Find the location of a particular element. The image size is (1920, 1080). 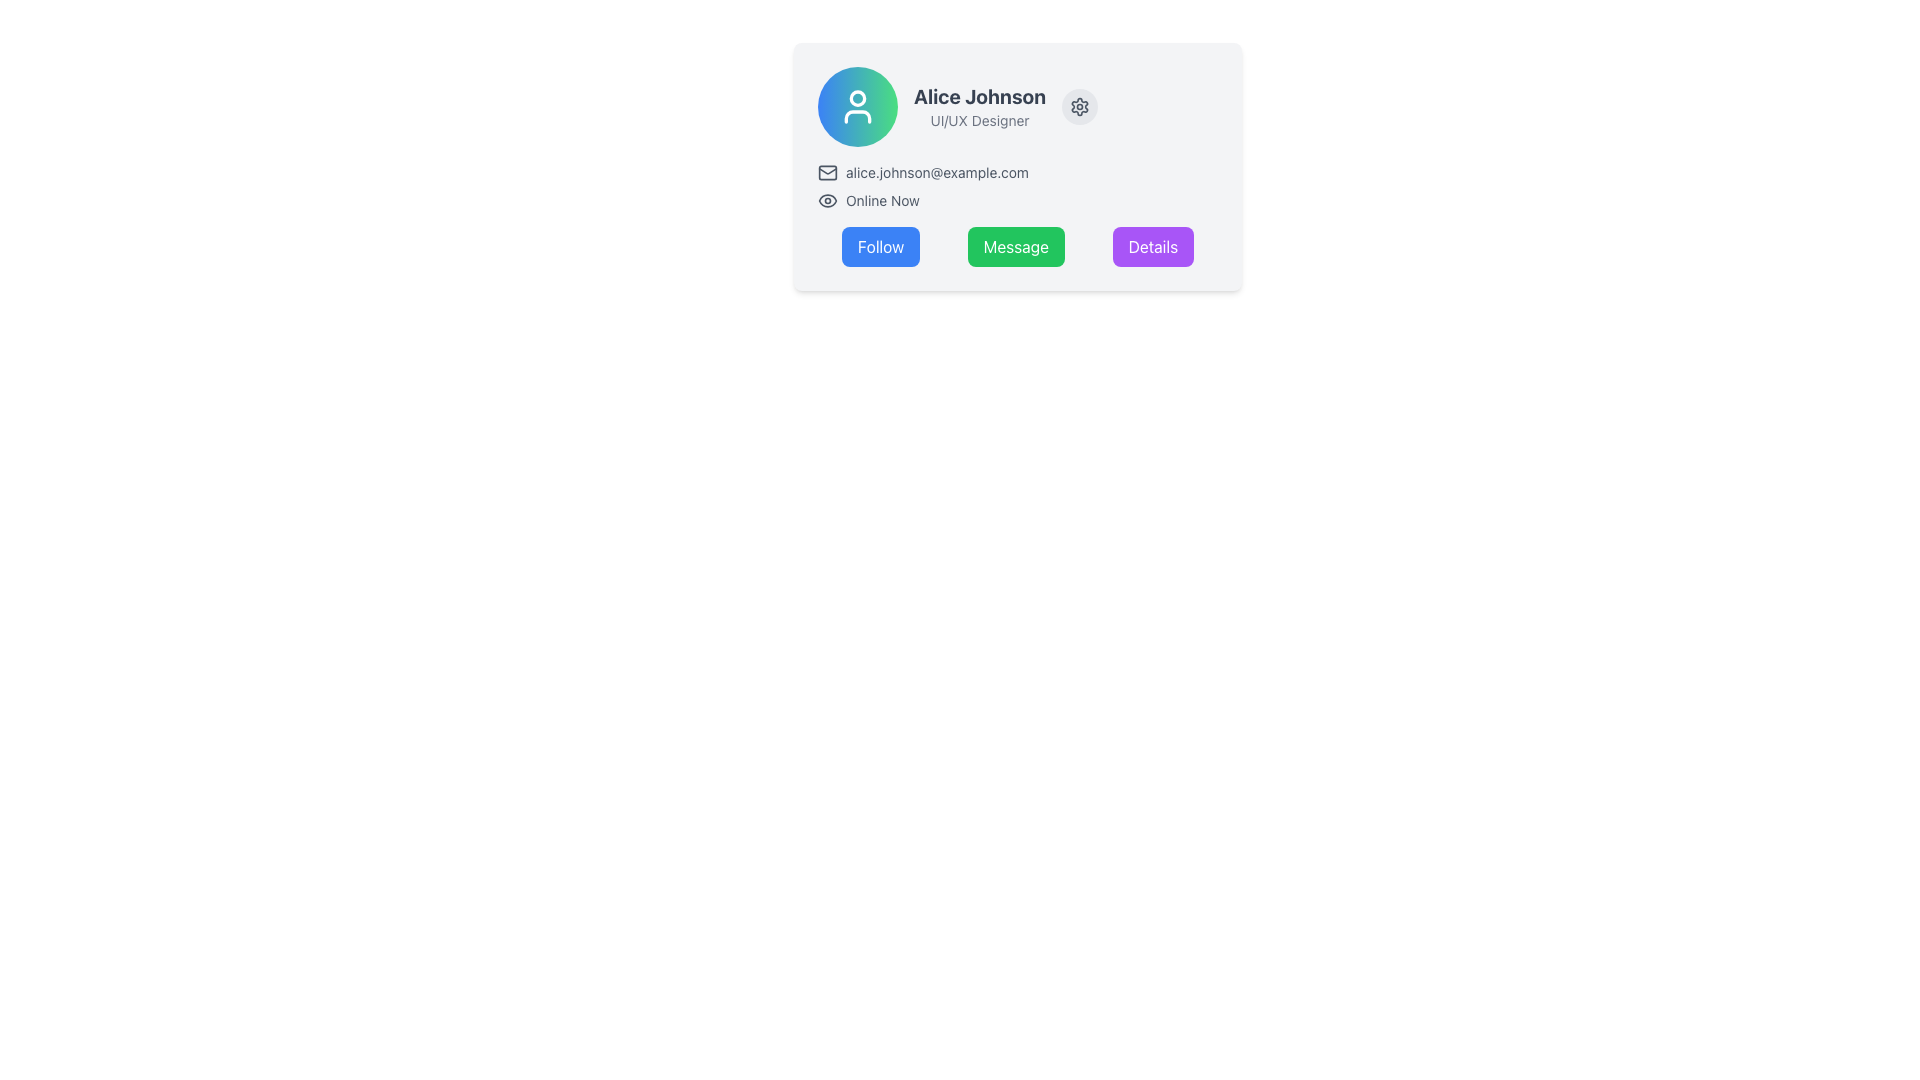

the circular icon button with a cogwheel icon at the top right of Alice Johnson's profile card to change its background color is located at coordinates (1079, 107).